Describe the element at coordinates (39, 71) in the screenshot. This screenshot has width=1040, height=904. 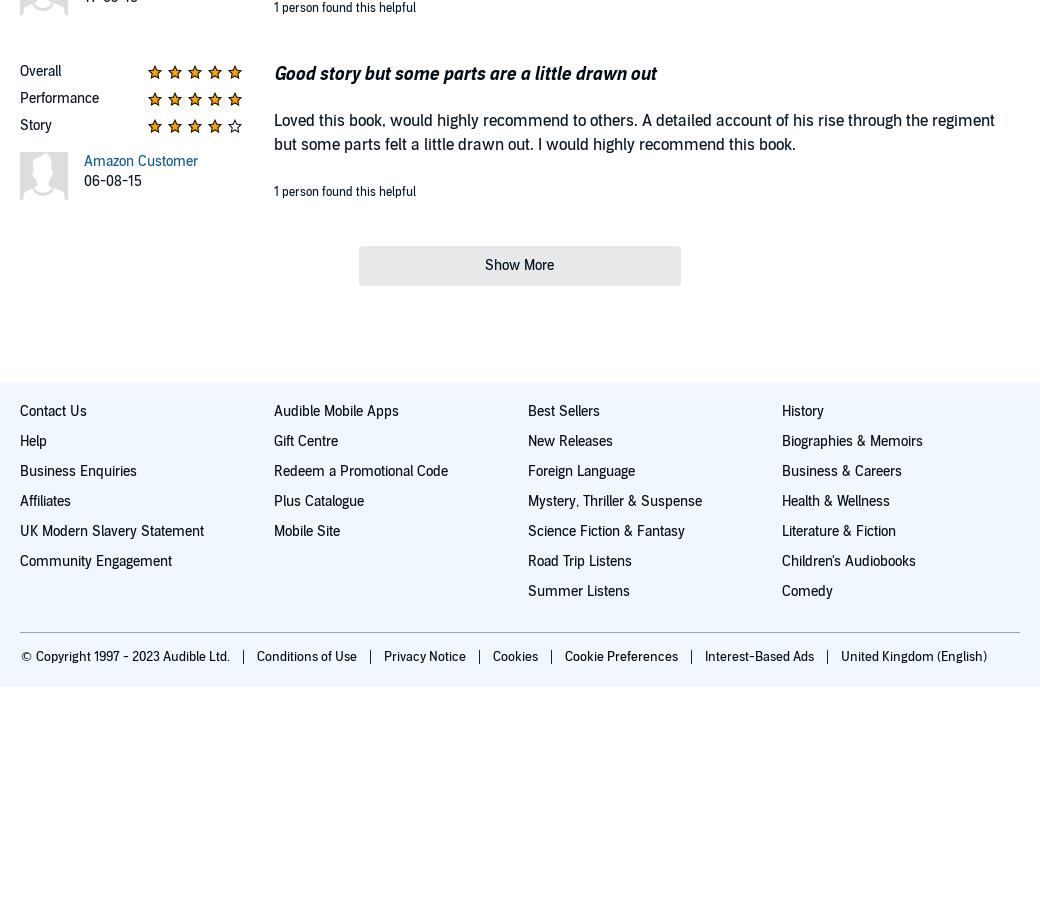
I see `'Overall'` at that location.